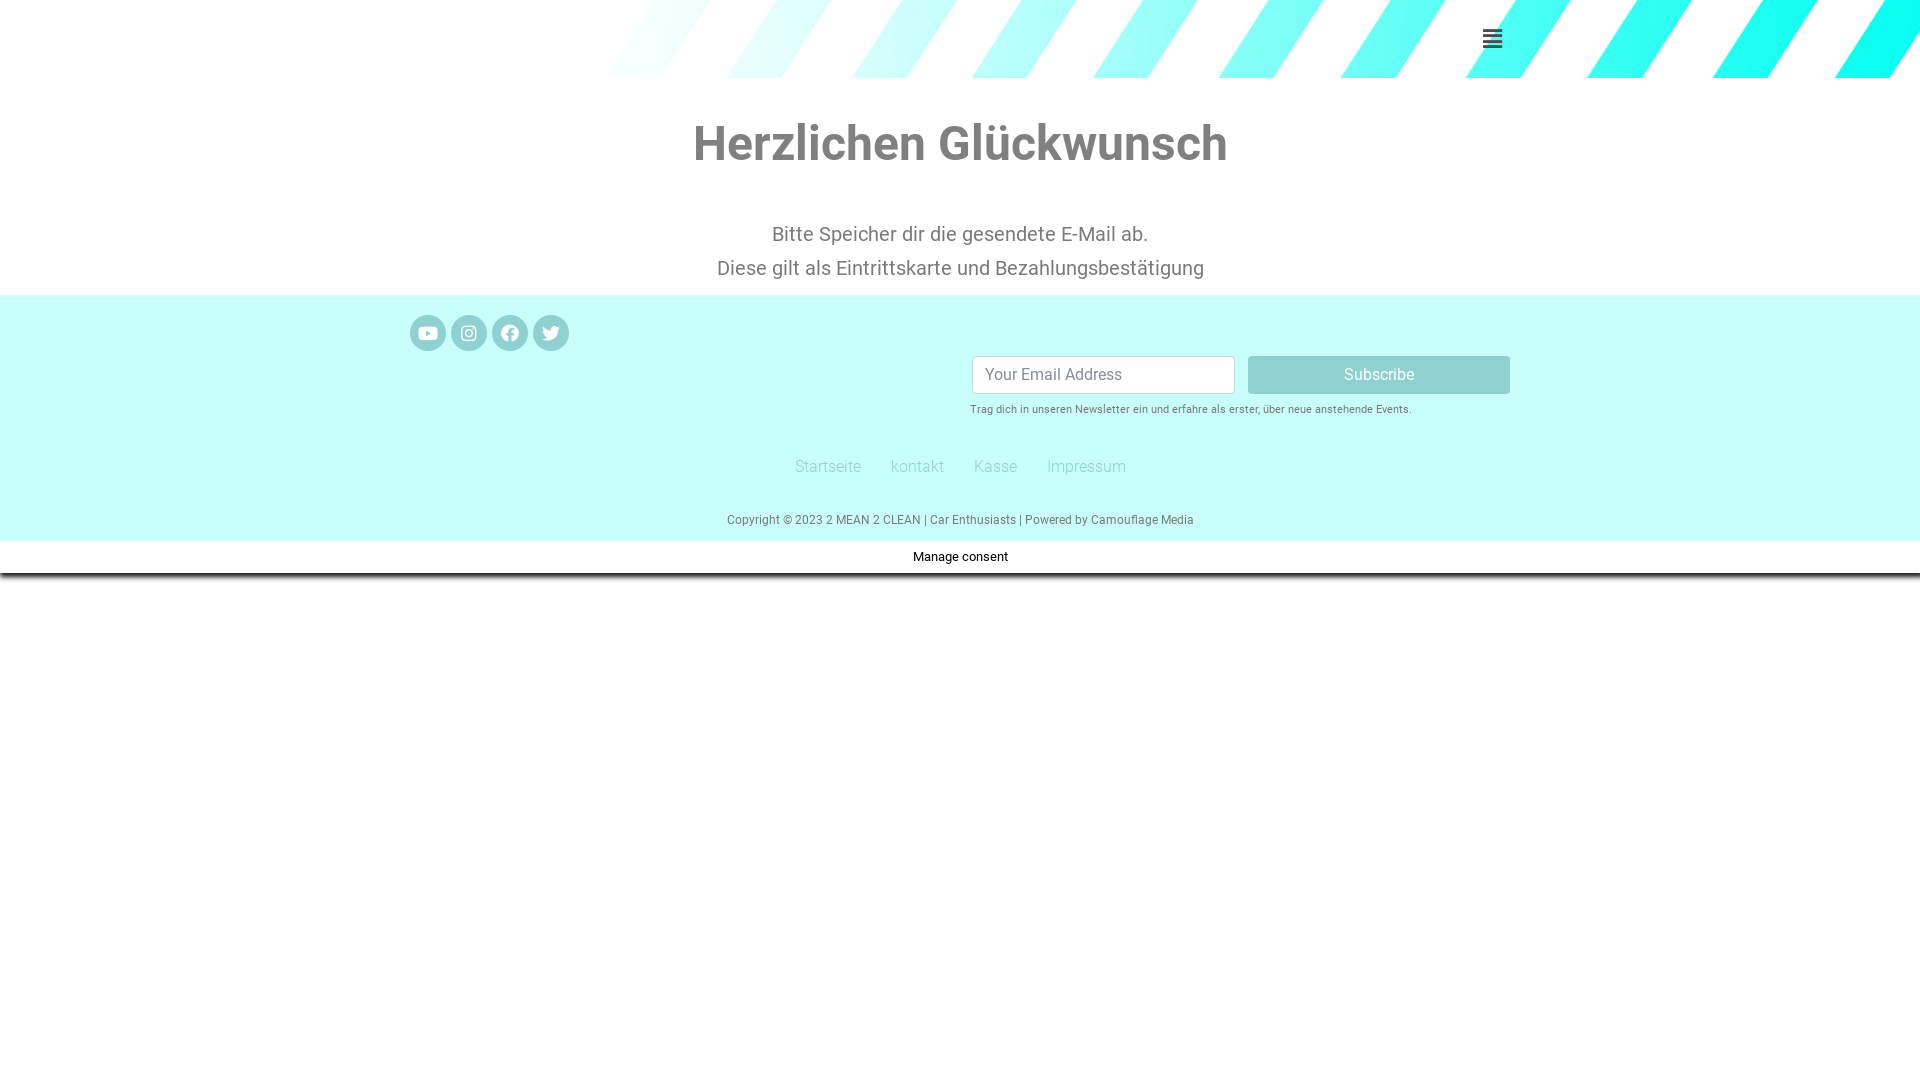  Describe the element at coordinates (828, 466) in the screenshot. I see `'Startseite'` at that location.